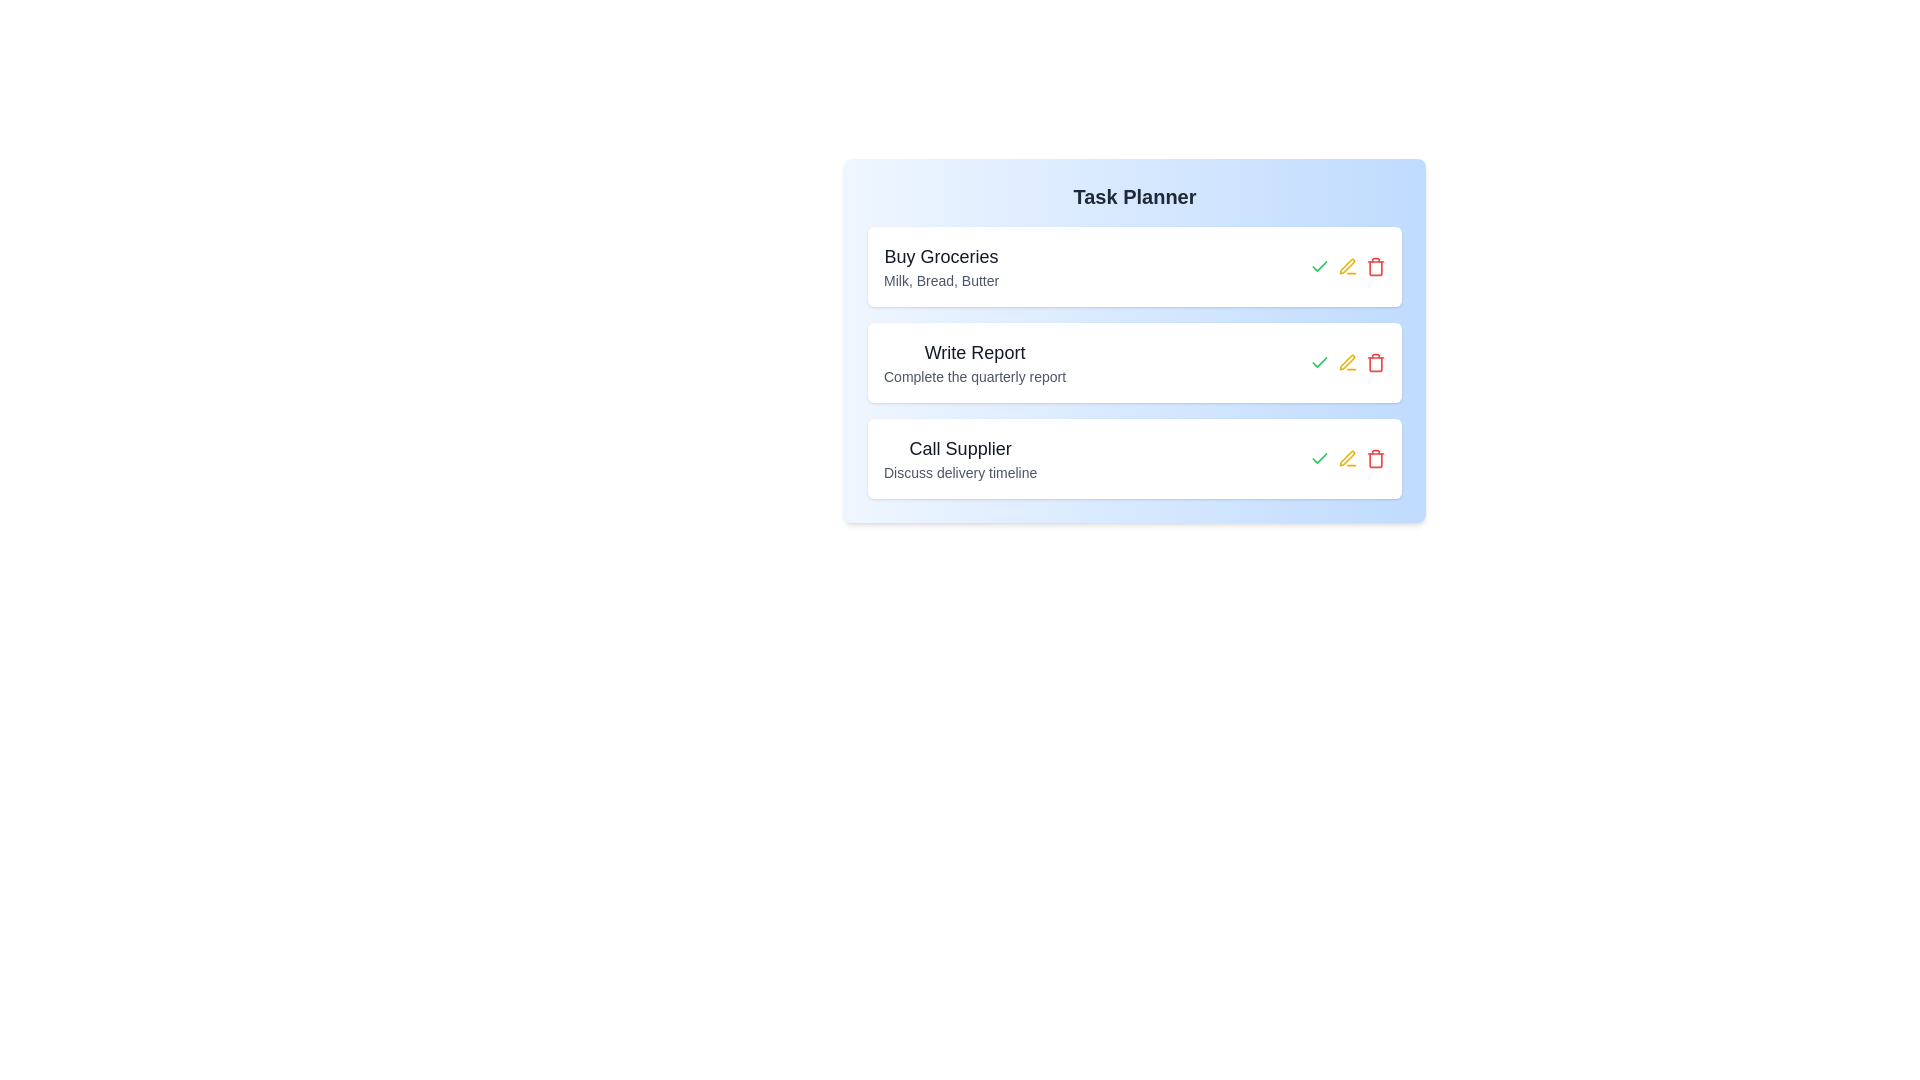 This screenshot has height=1080, width=1920. I want to click on the delete button for the task titled 'Call Supplier', so click(1375, 459).